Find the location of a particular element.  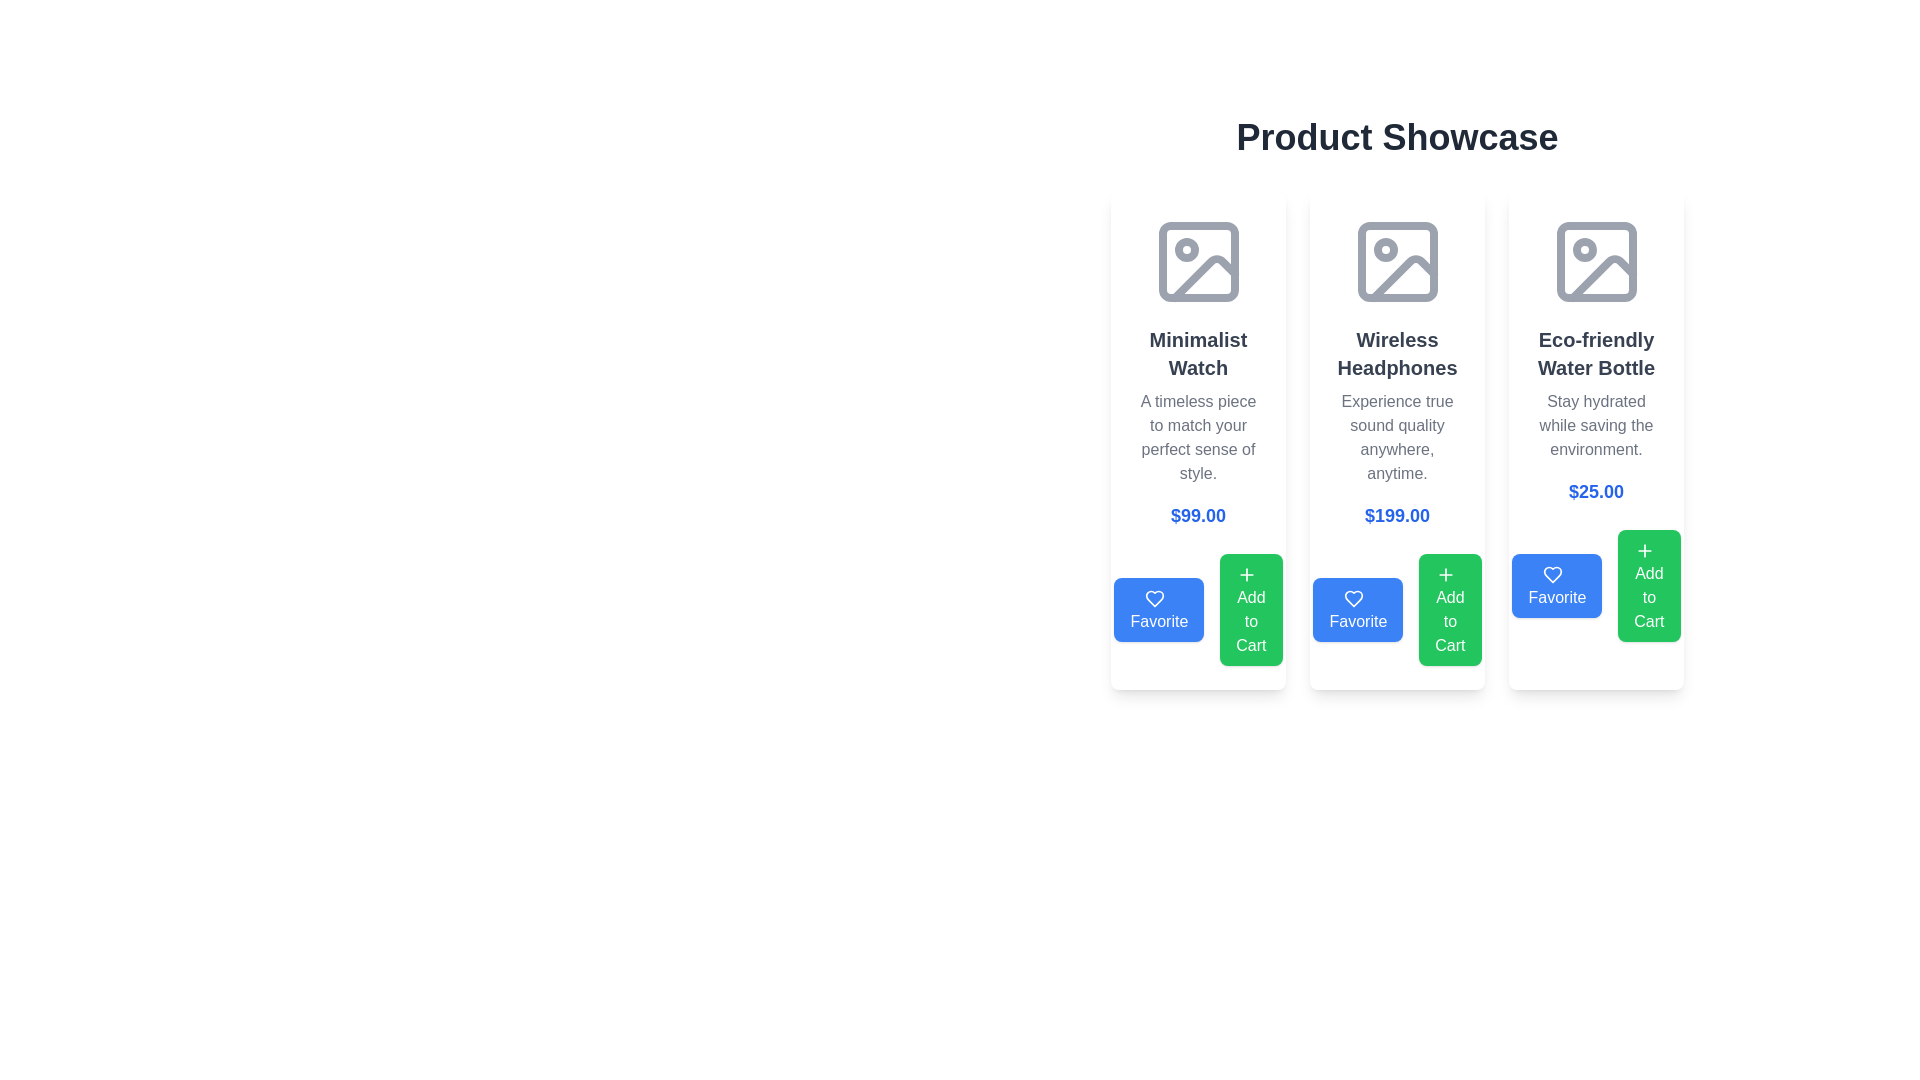

the heart-shaped icon within the 'Favorite' button of the 'Wireless Headphones' product card to favorite or unfavorite the associated item is located at coordinates (1354, 597).